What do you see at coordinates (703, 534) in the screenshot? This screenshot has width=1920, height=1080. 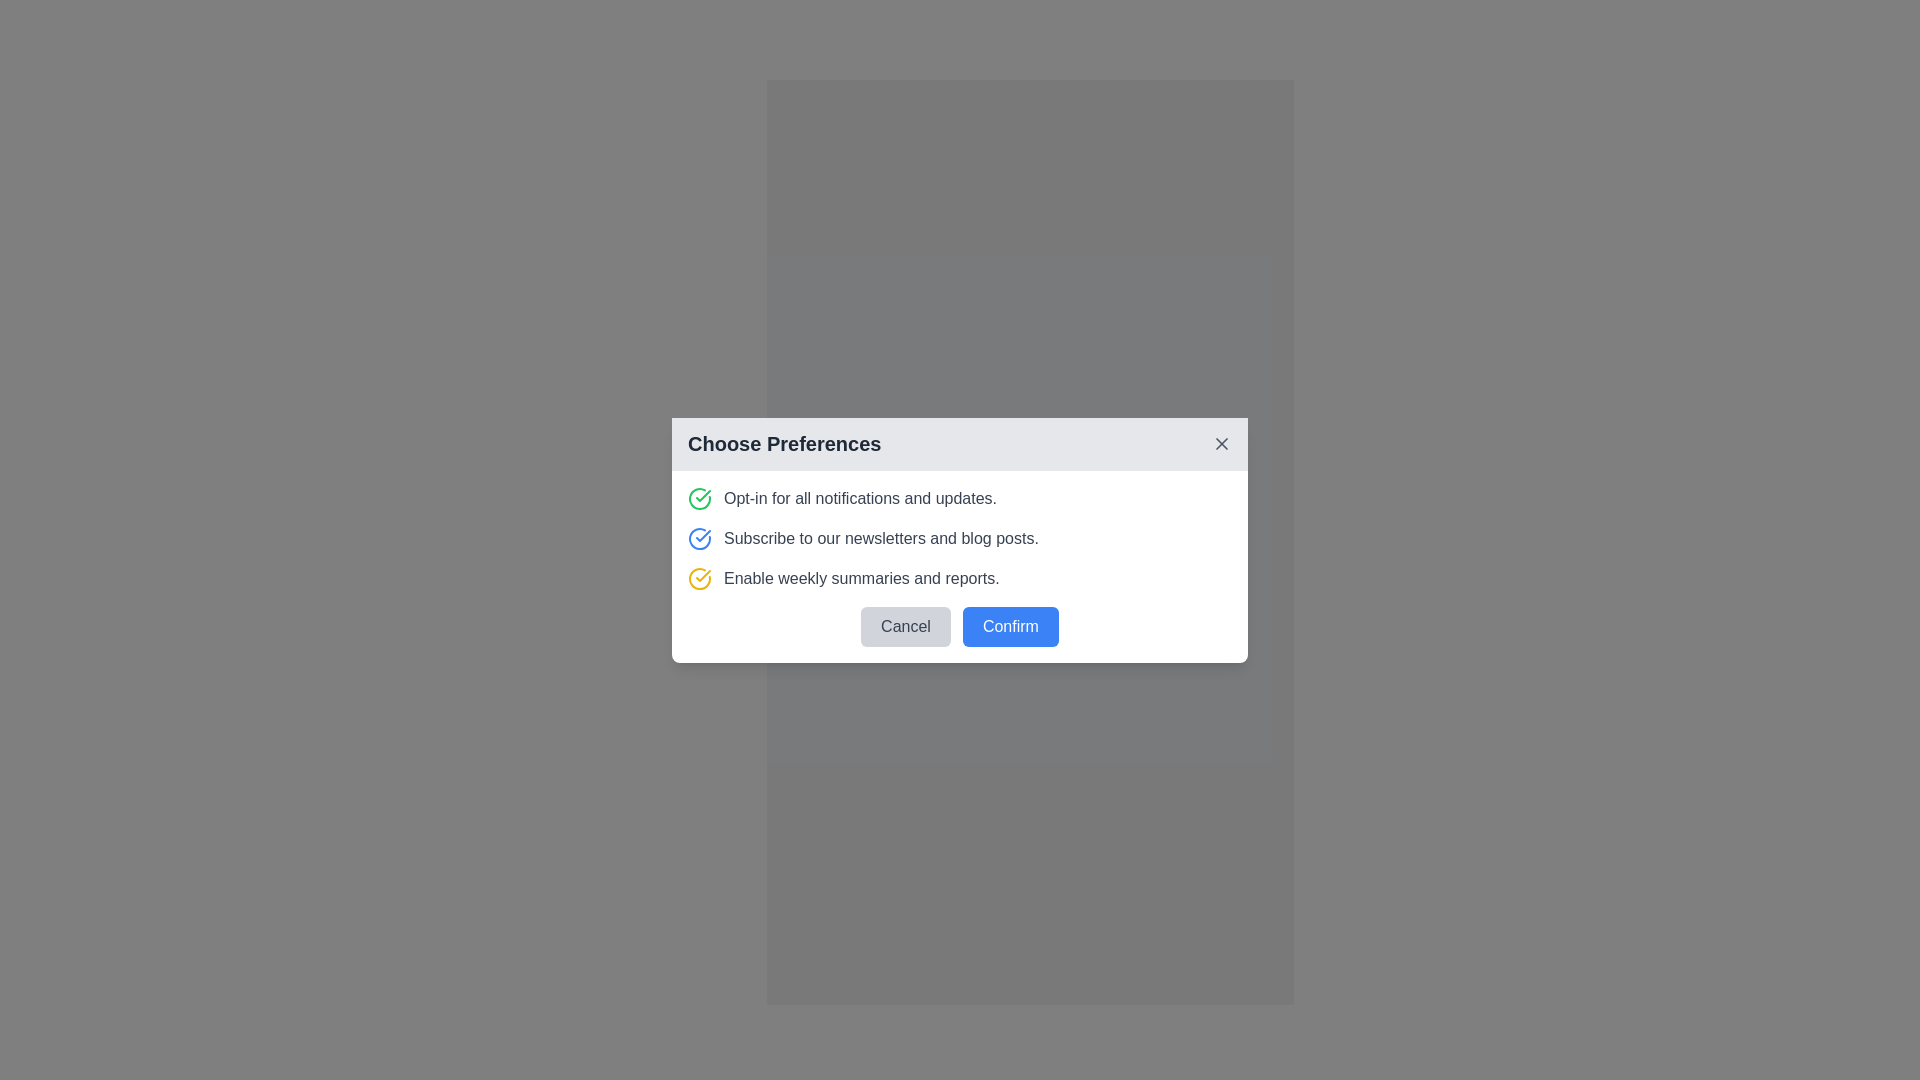 I see `the checkmark icon within the 'Choose Preferences' modal dialog, which represents the state of the associated checkbox for 'Opt-in for all notifications` at bounding box center [703, 534].